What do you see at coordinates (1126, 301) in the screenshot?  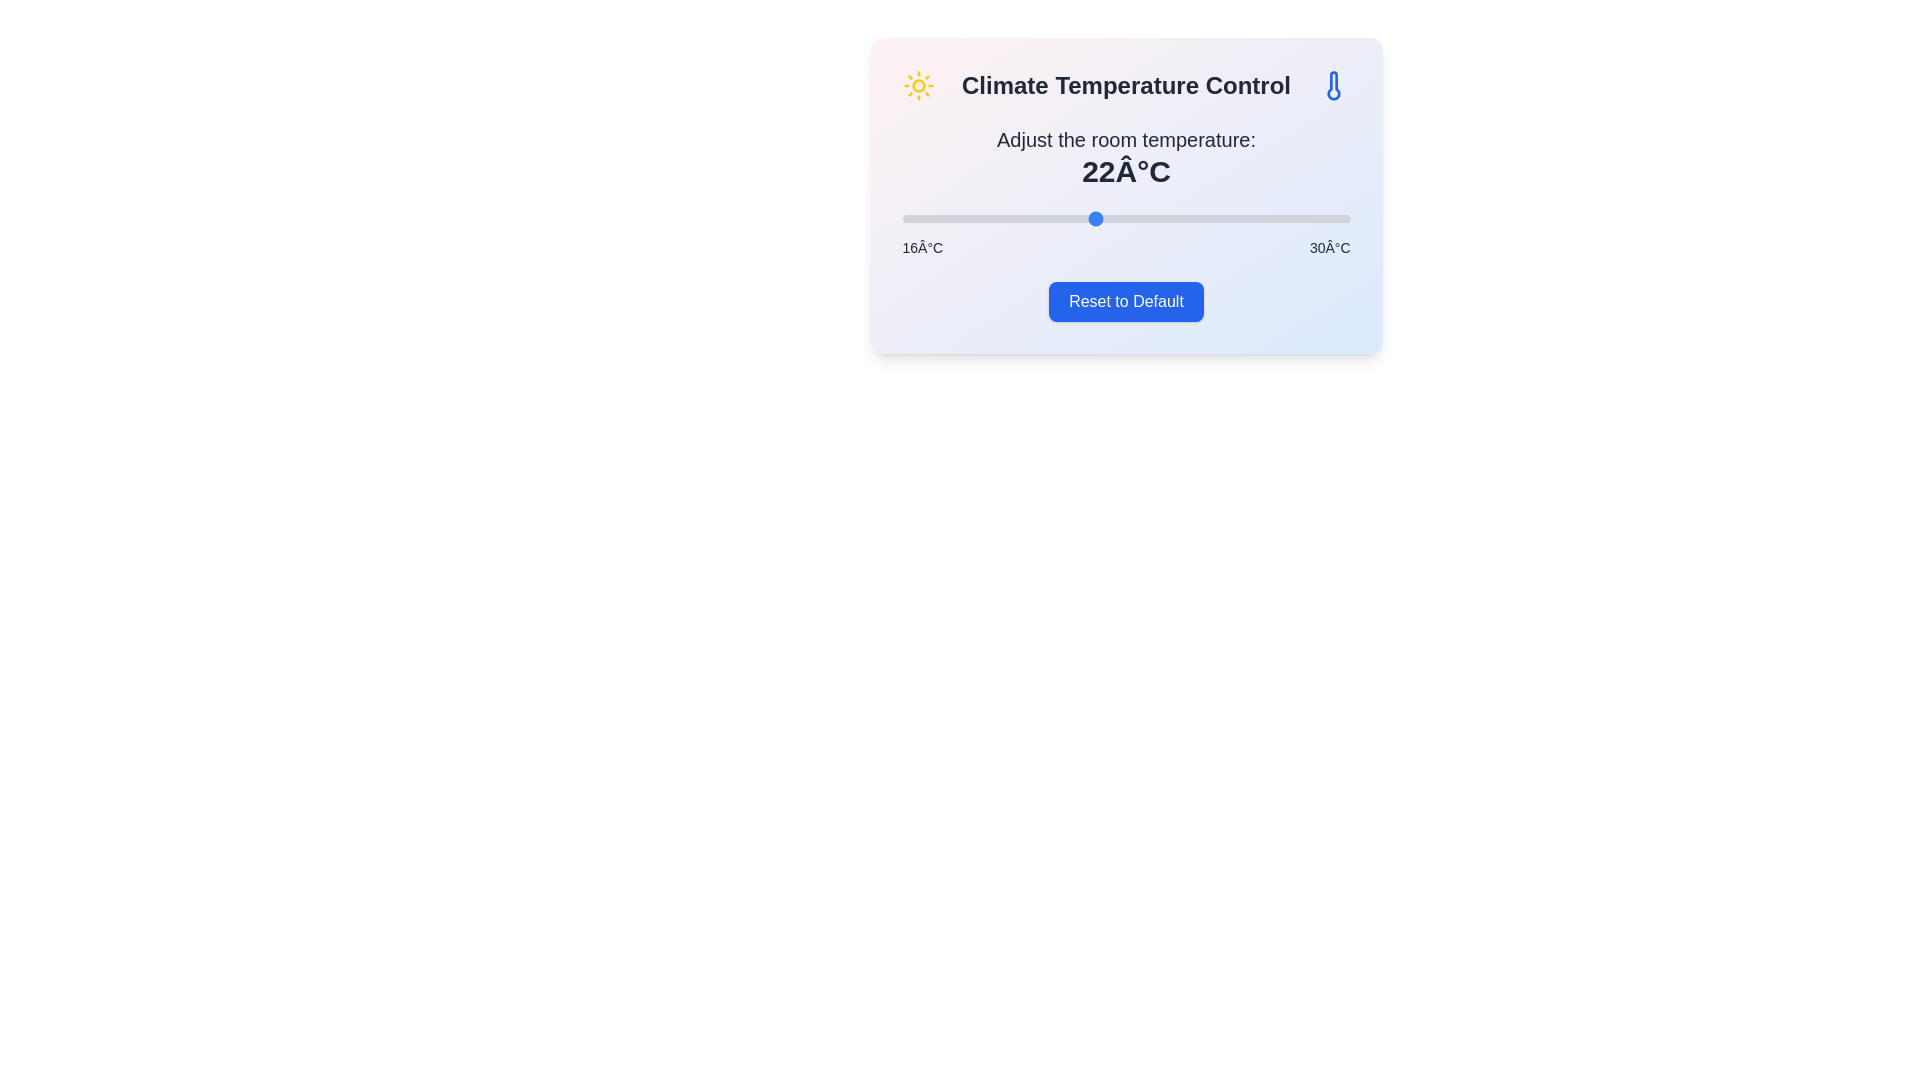 I see `'Reset to Default' button to reset the temperature` at bounding box center [1126, 301].